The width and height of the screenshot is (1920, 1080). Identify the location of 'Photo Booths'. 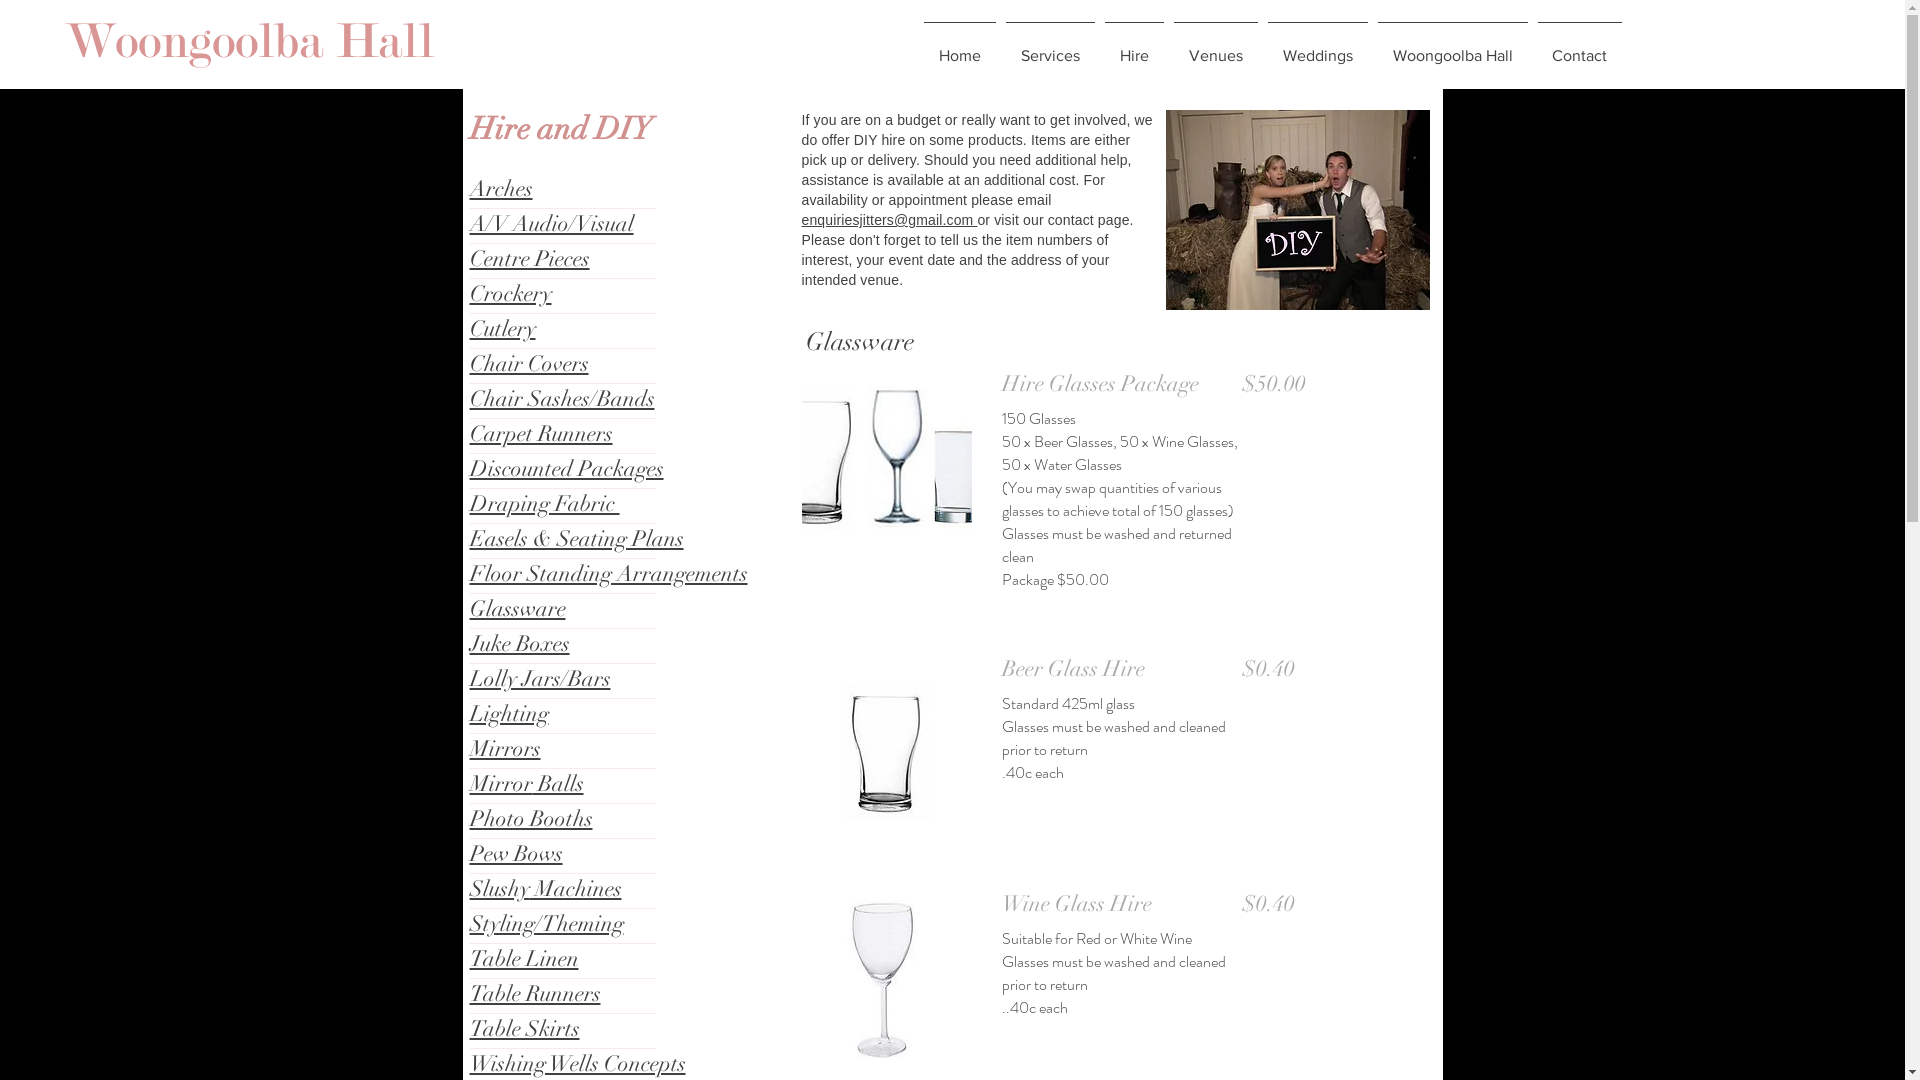
(531, 818).